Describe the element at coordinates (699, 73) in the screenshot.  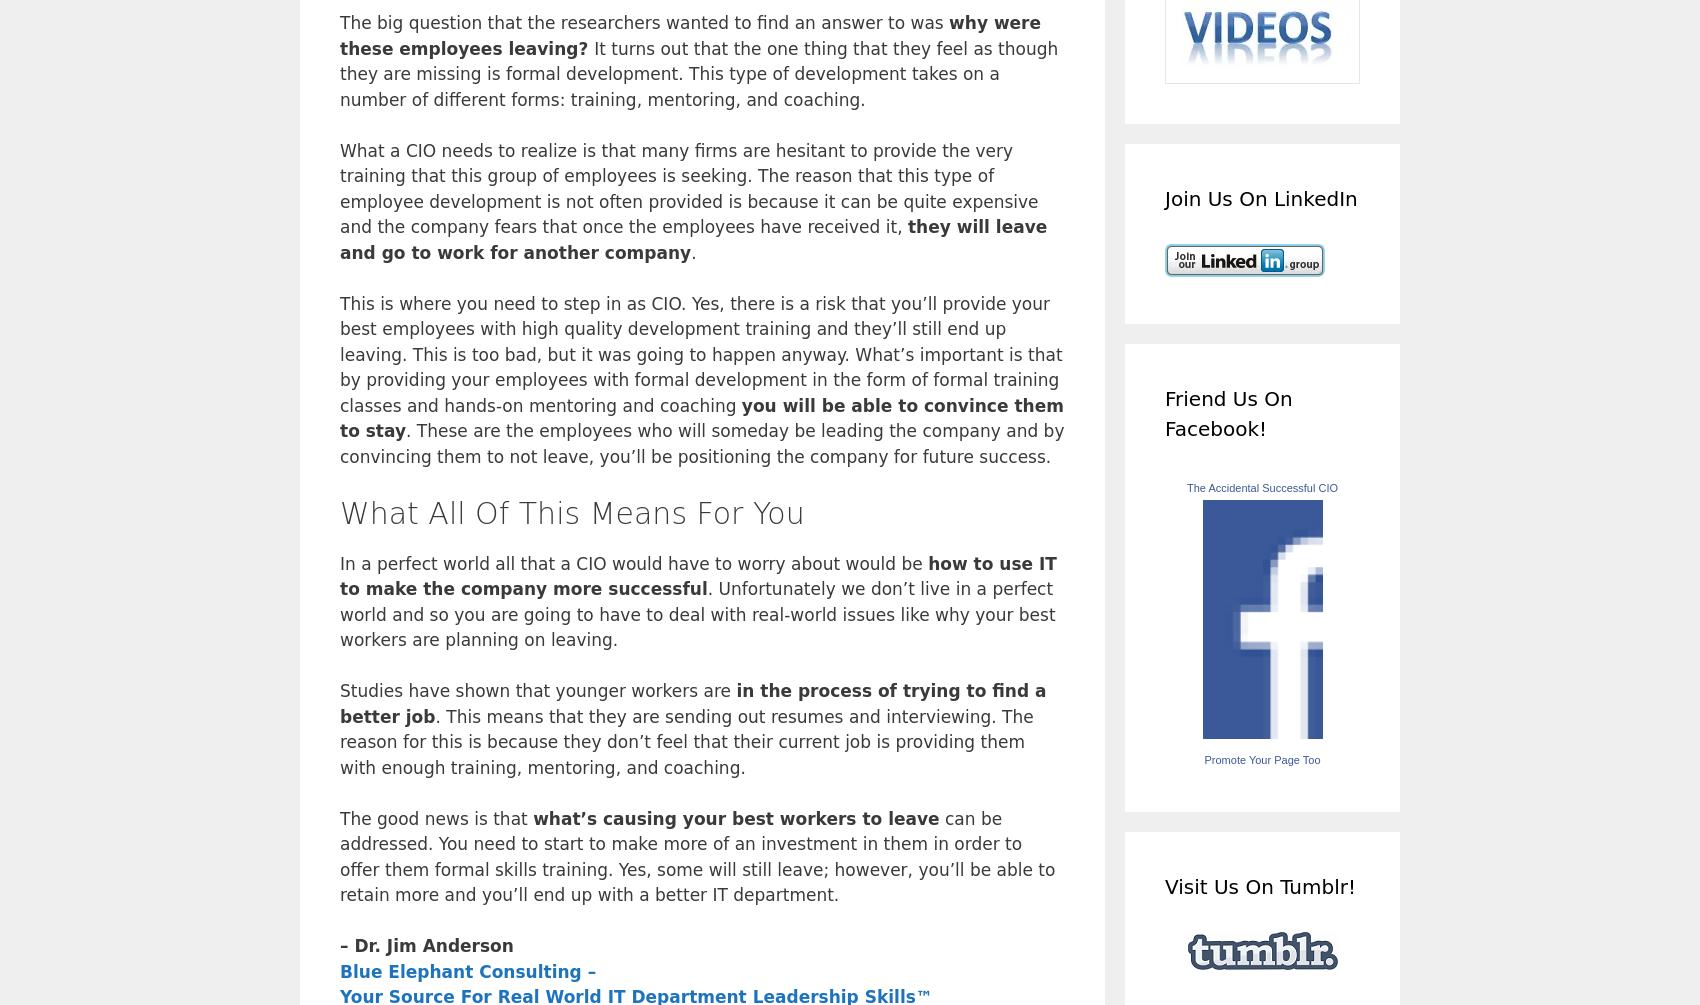
I see `'It turns out that the one thing that they feel as though they are missing is formal development. This type of development takes on a number of different forms: training, mentoring, and coaching.'` at that location.